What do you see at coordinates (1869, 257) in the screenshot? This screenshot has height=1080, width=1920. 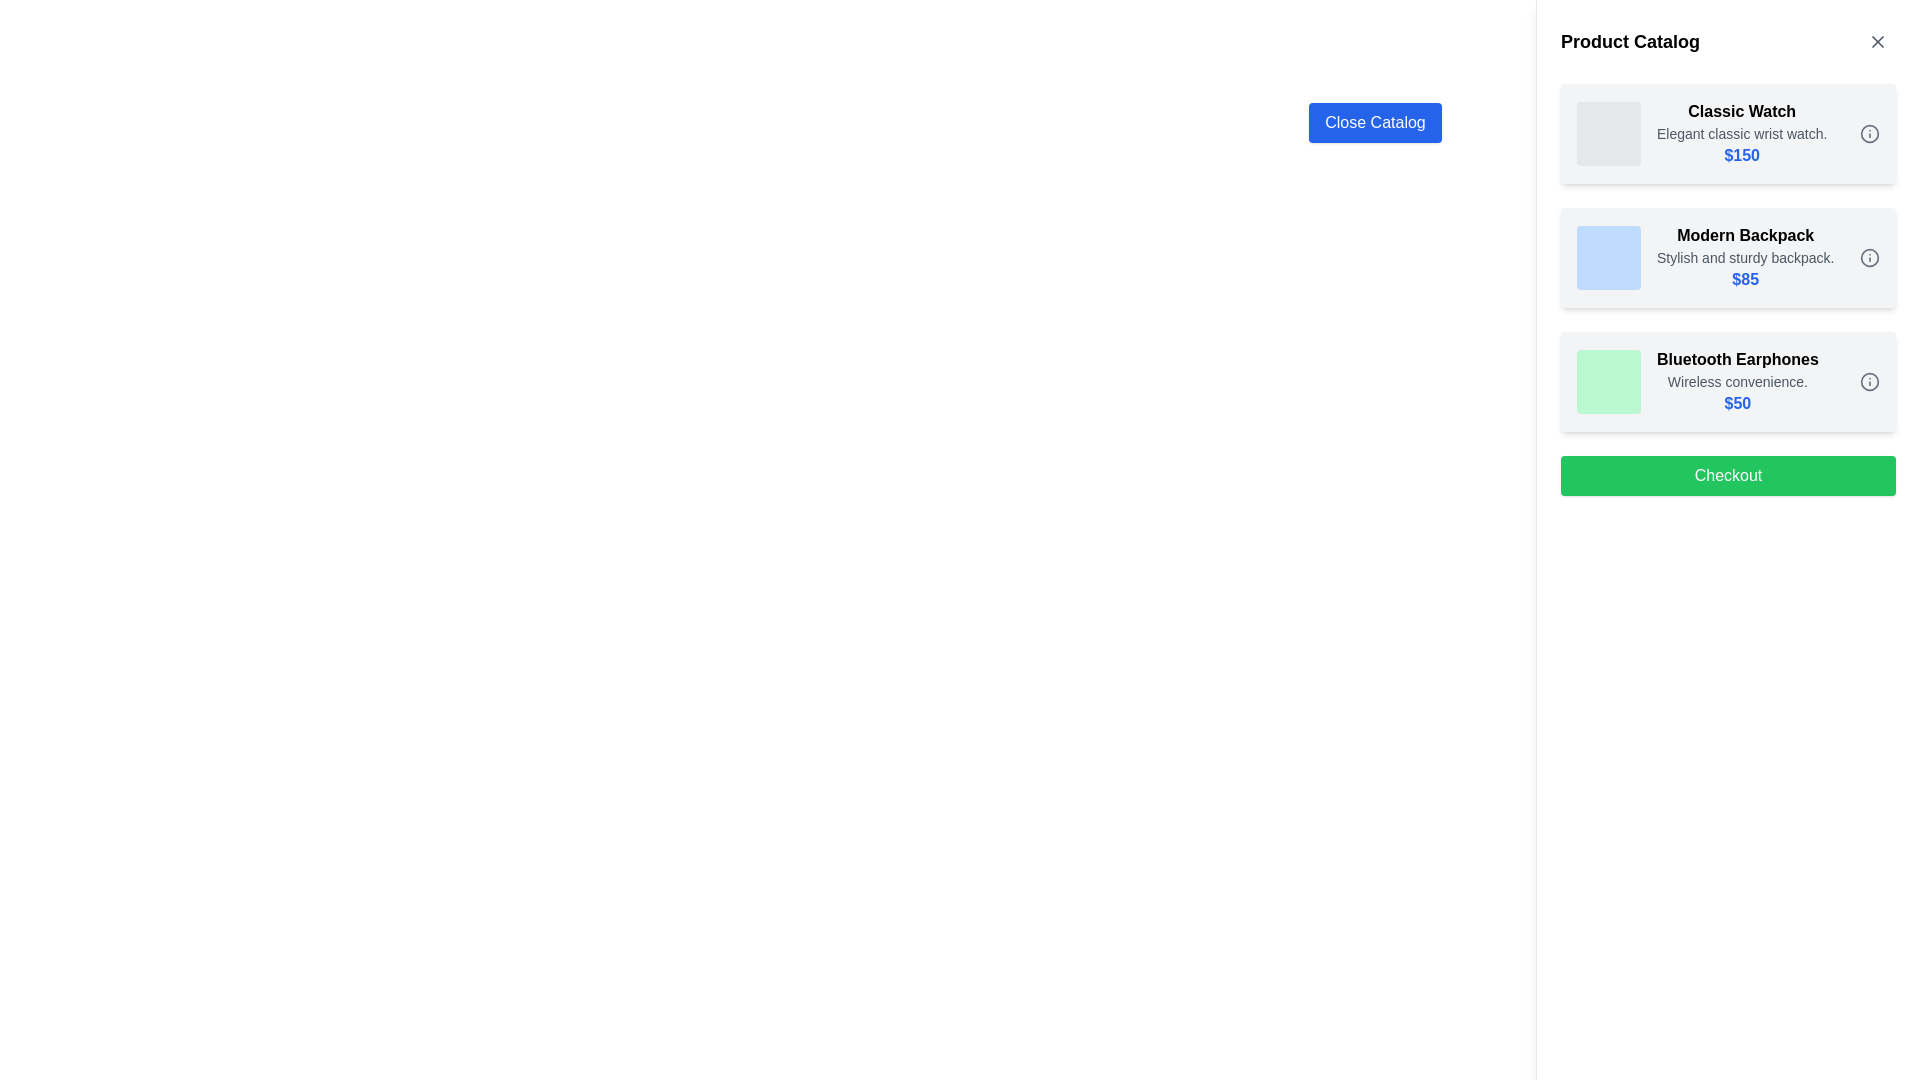 I see `the small, circular gray information icon located next to the descriptive text and price of the 'Modern Backpack'` at bounding box center [1869, 257].